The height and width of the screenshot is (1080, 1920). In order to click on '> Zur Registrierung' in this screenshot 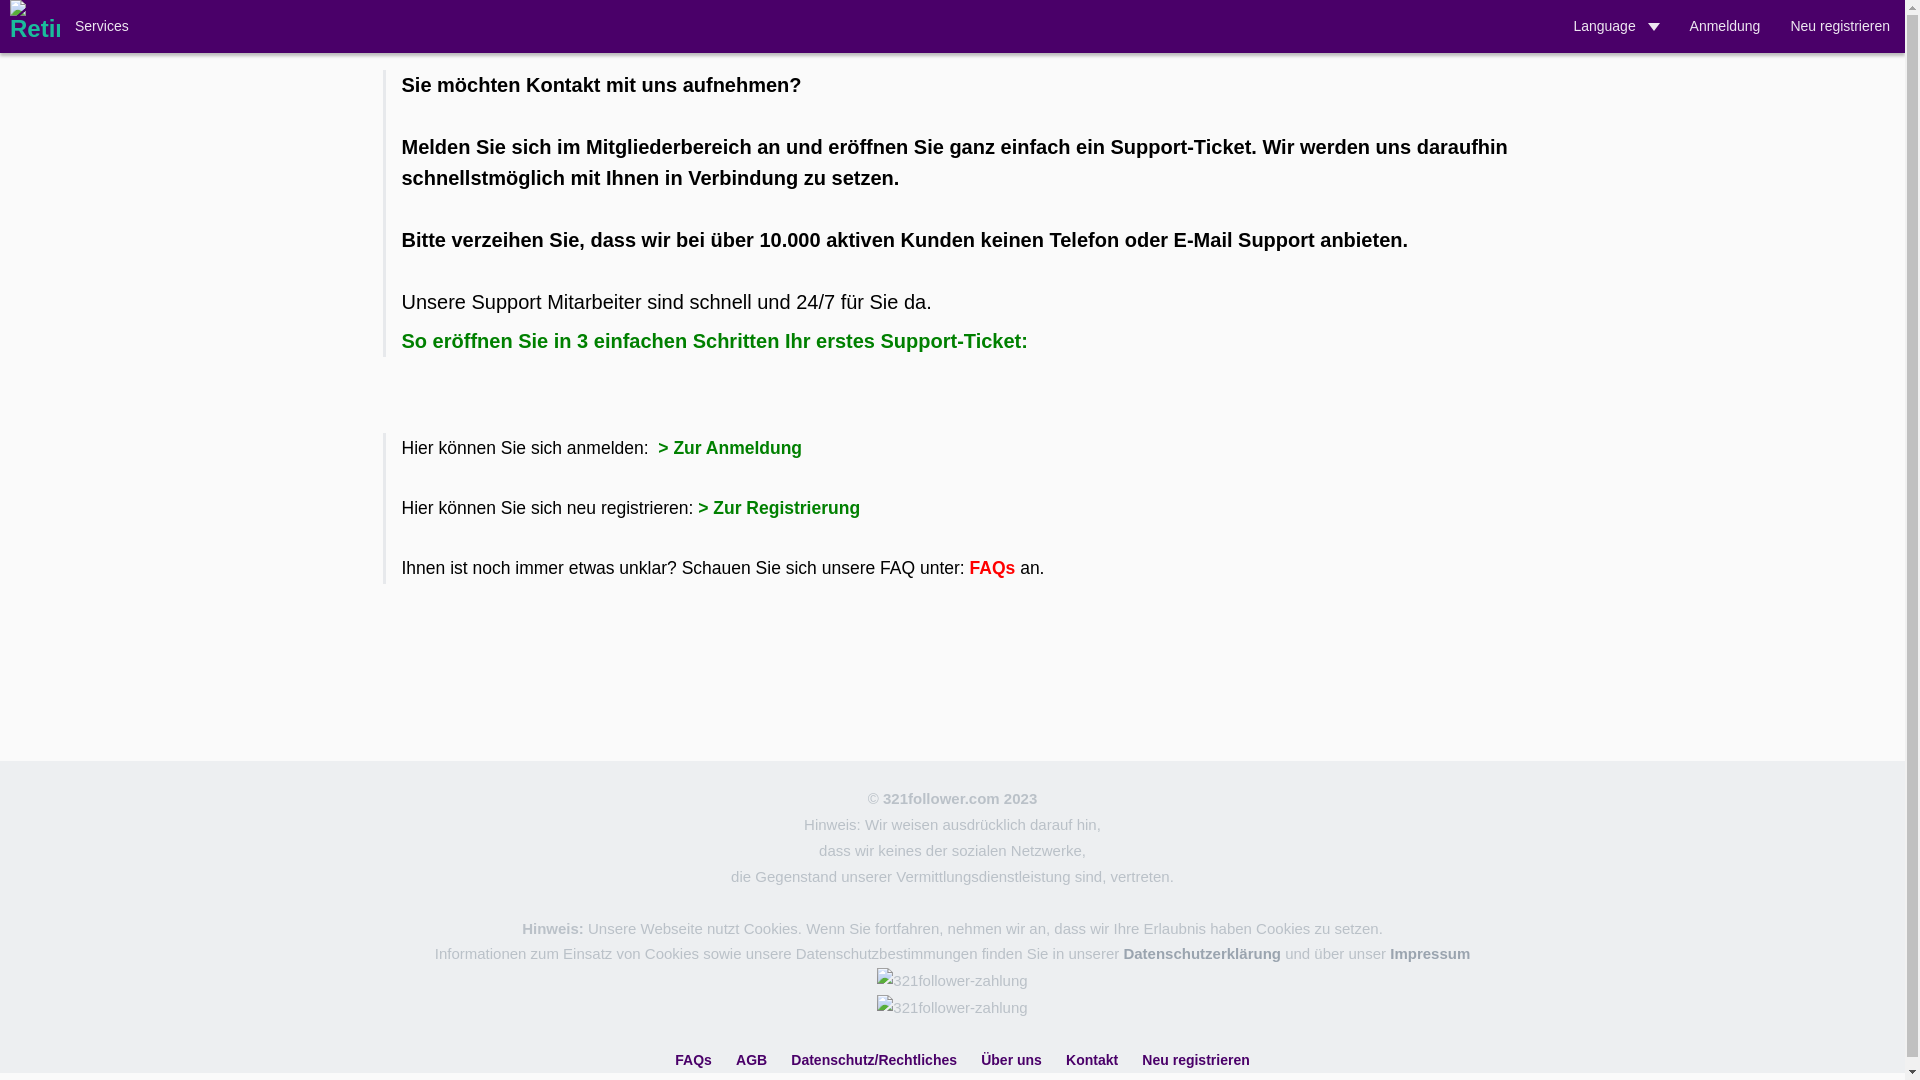, I will do `click(697, 507)`.